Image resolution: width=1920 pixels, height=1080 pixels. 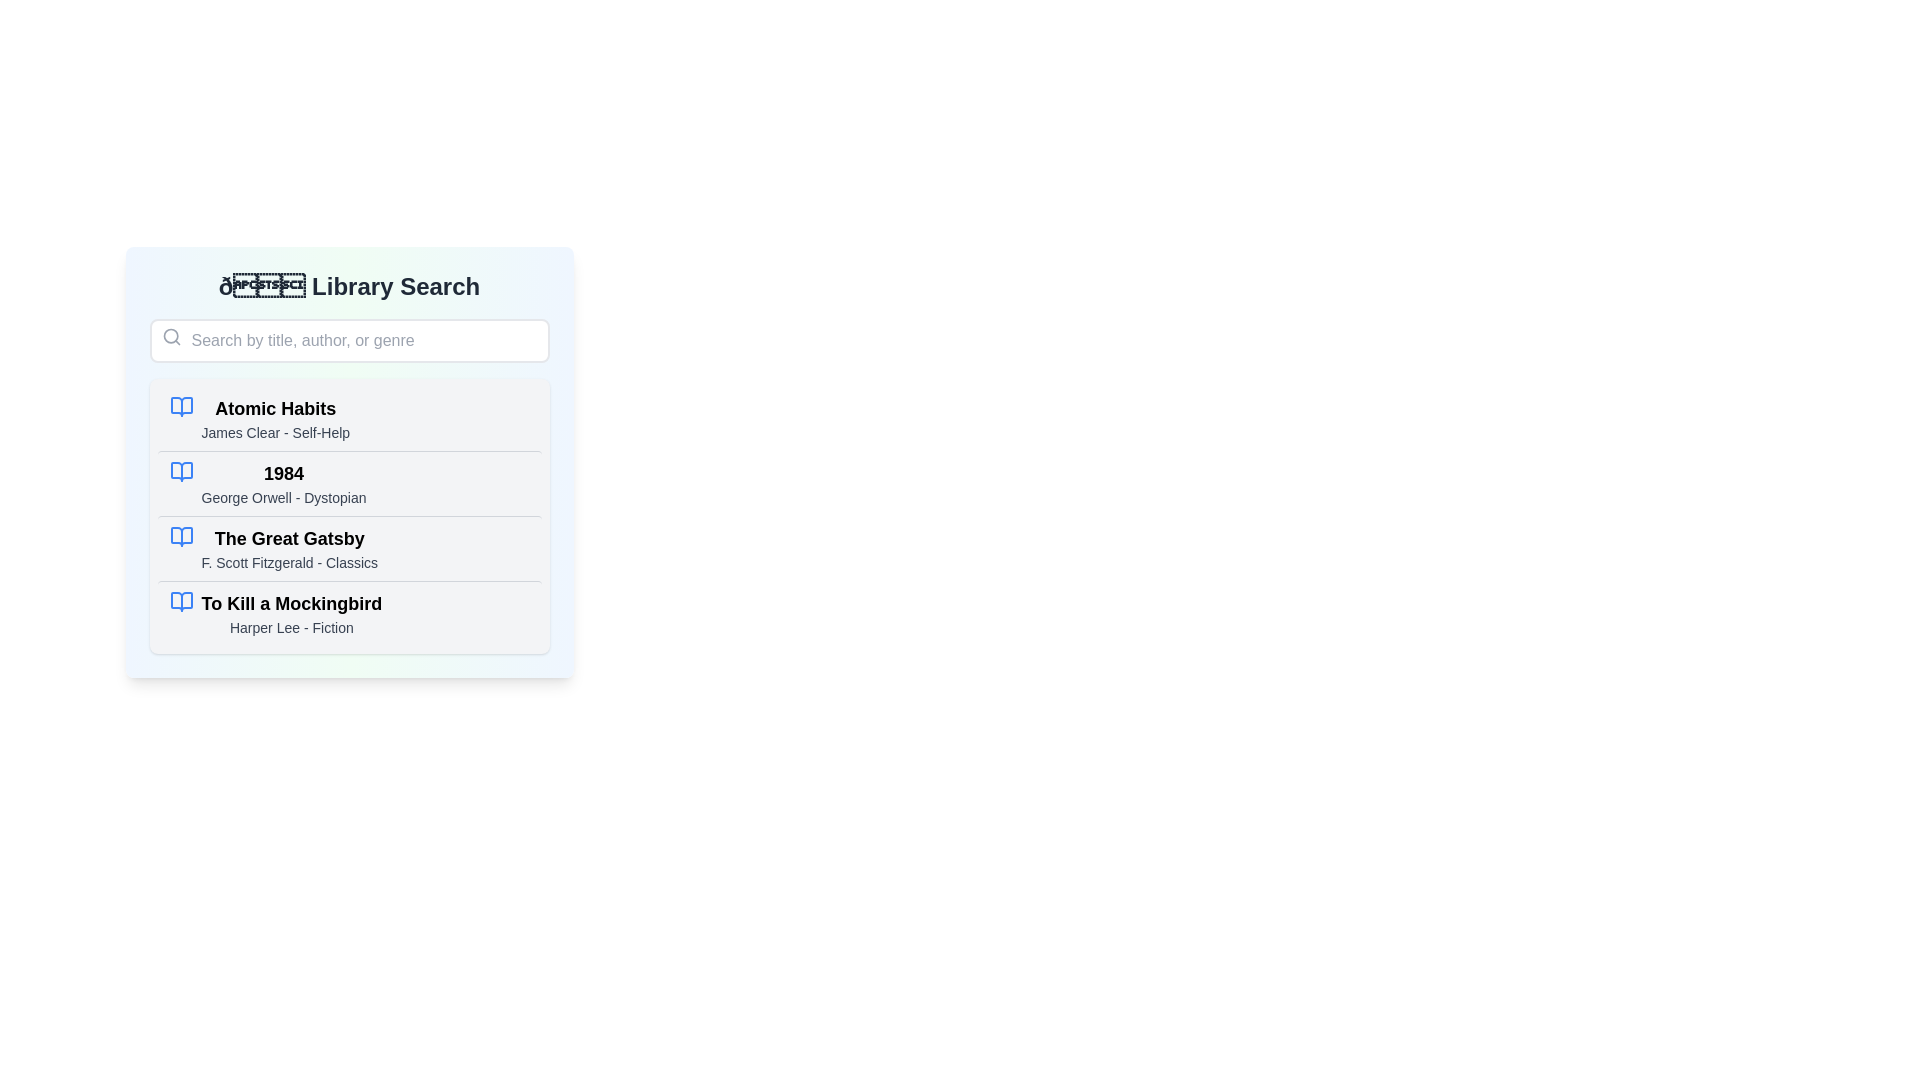 I want to click on the large, bold text 'Atomic Habits' at the top of the library search result entry, so click(x=274, y=407).